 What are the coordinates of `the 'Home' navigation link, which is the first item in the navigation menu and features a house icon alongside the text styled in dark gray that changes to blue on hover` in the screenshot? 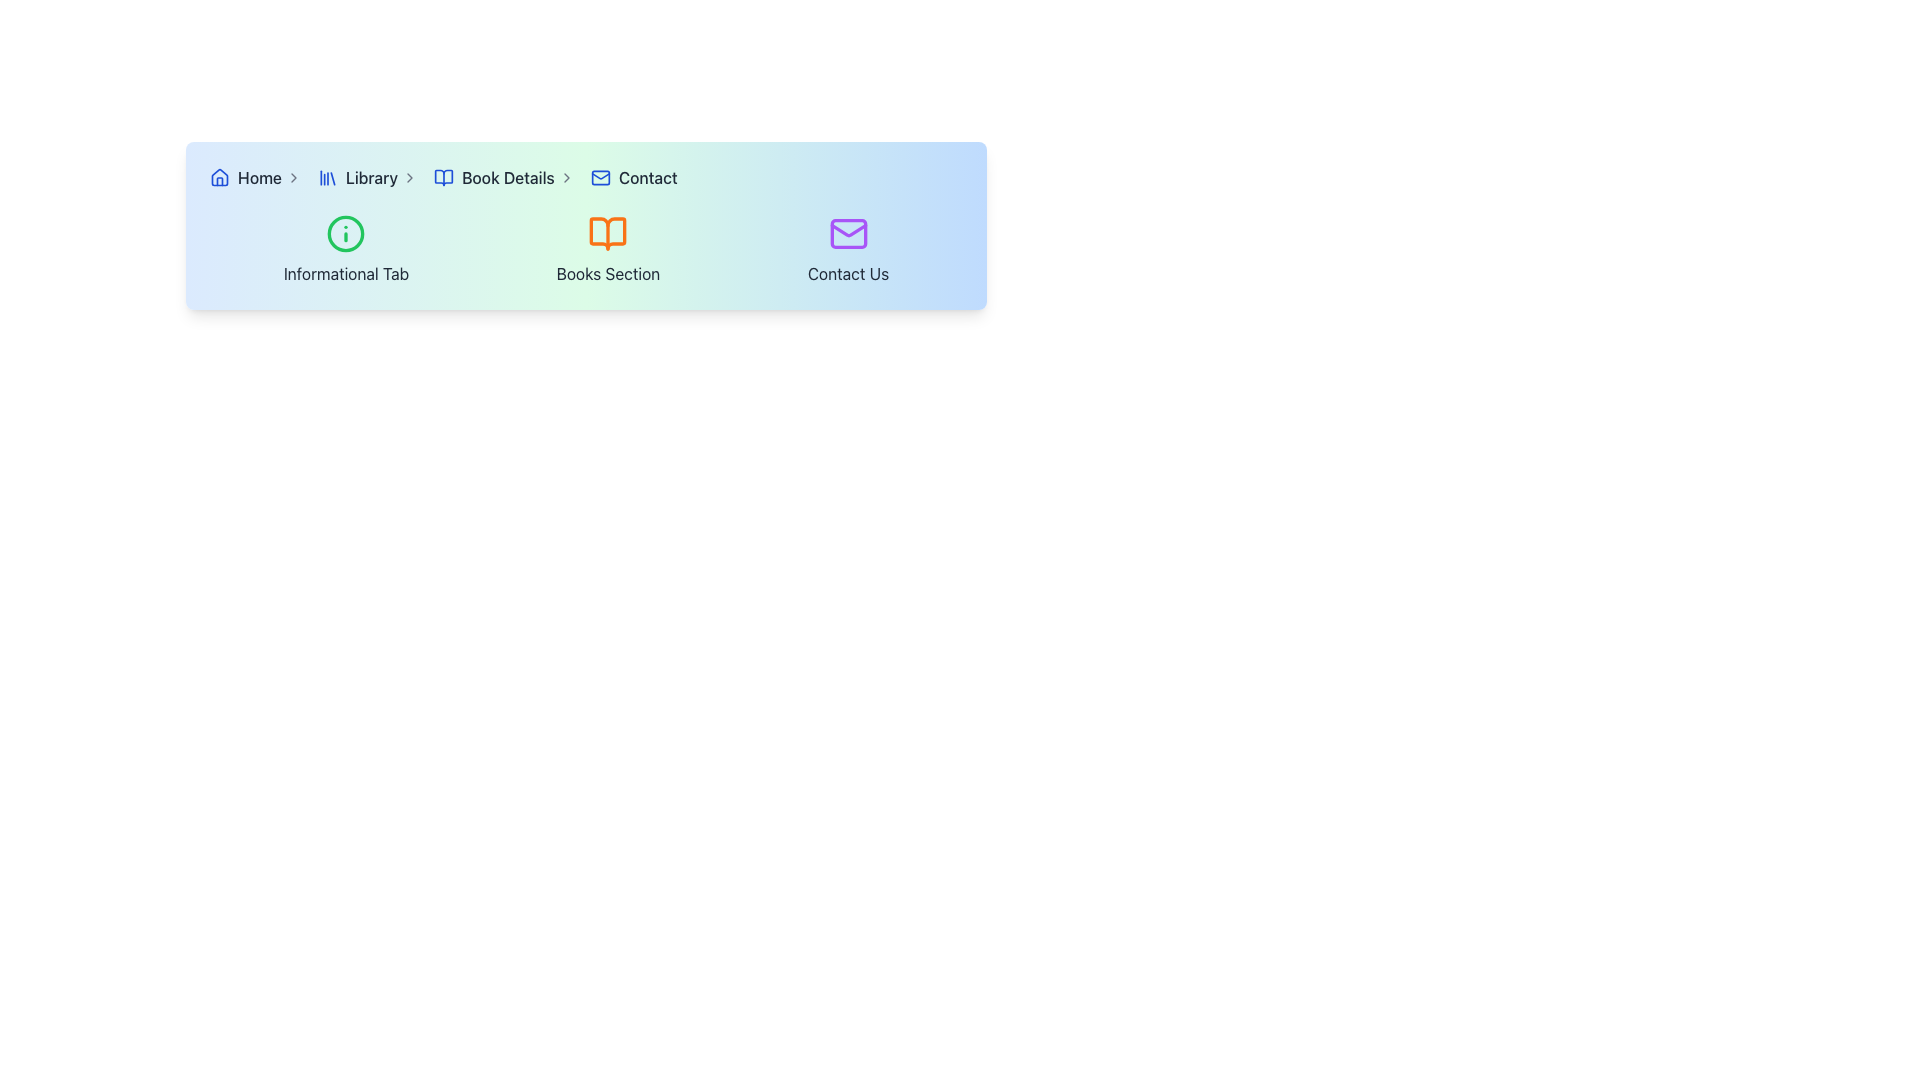 It's located at (257, 176).